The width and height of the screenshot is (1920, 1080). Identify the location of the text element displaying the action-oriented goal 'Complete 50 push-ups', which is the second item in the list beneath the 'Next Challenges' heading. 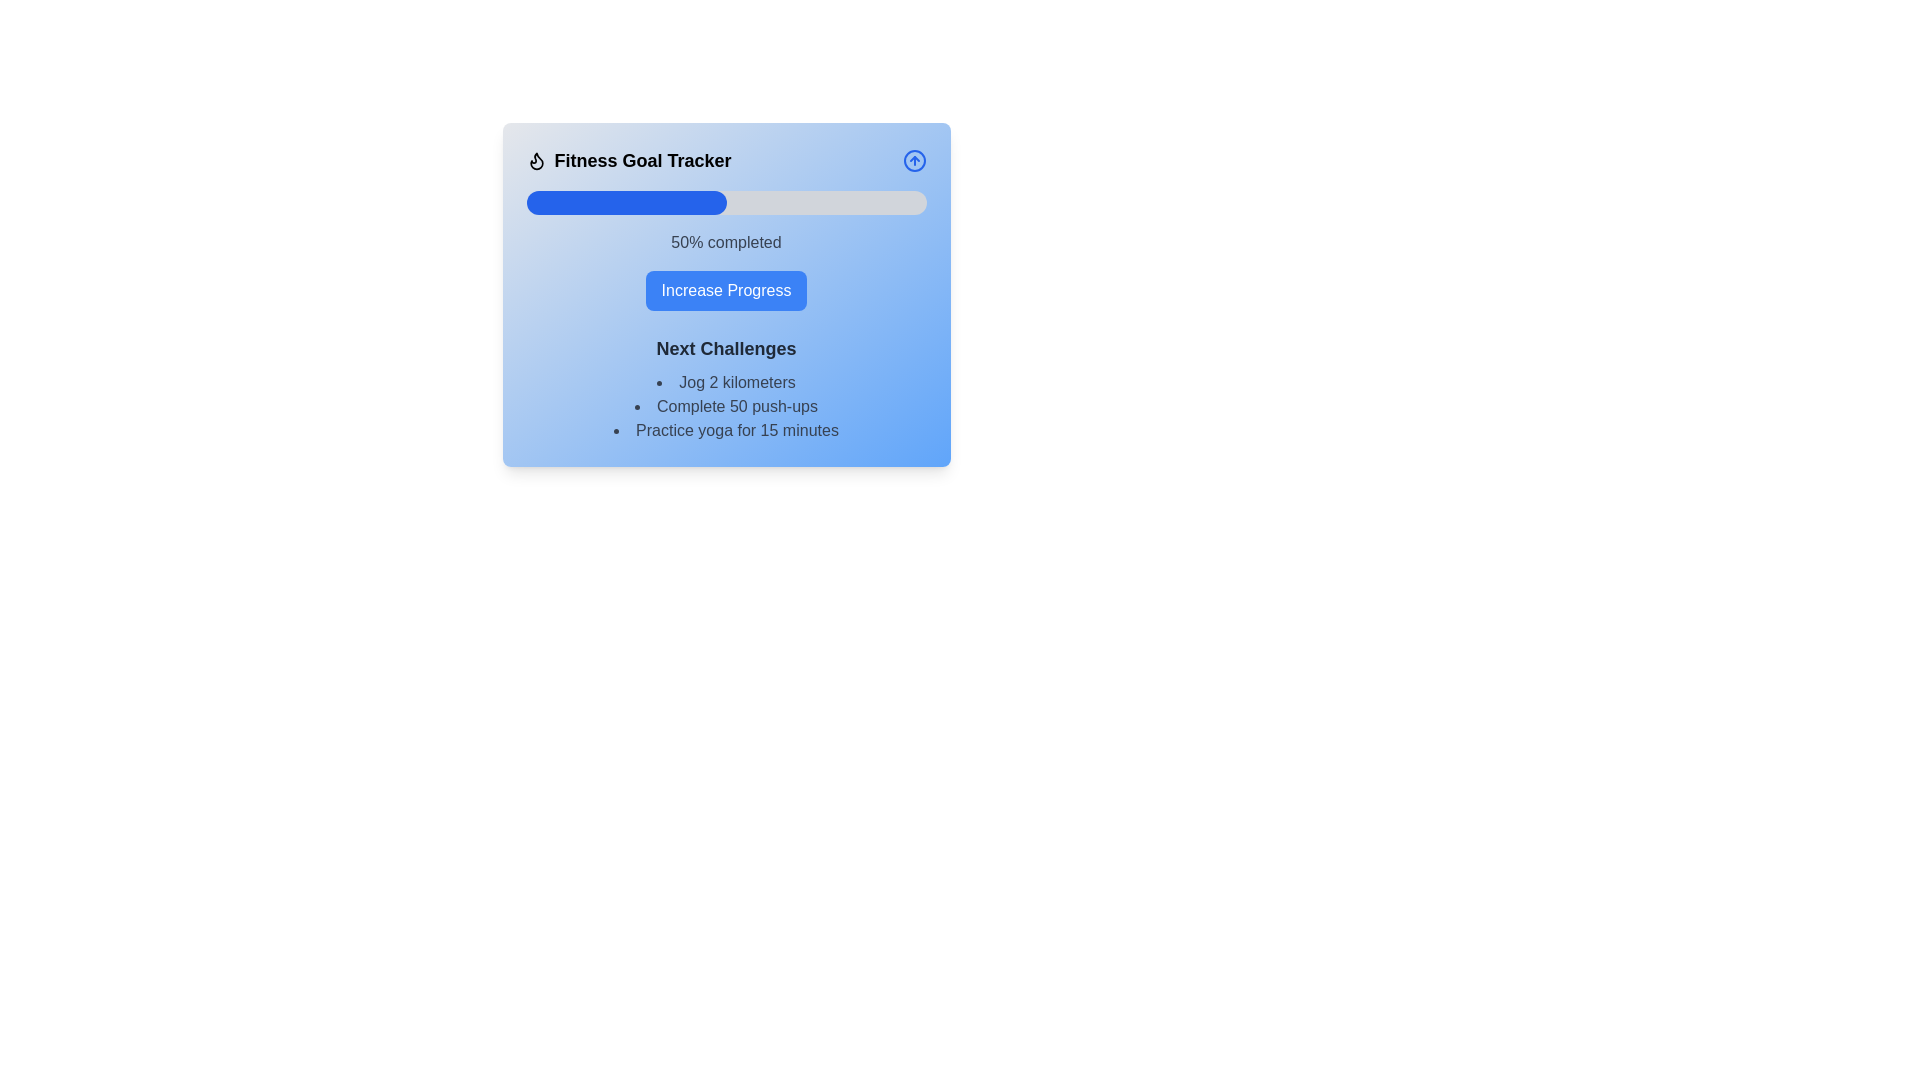
(725, 406).